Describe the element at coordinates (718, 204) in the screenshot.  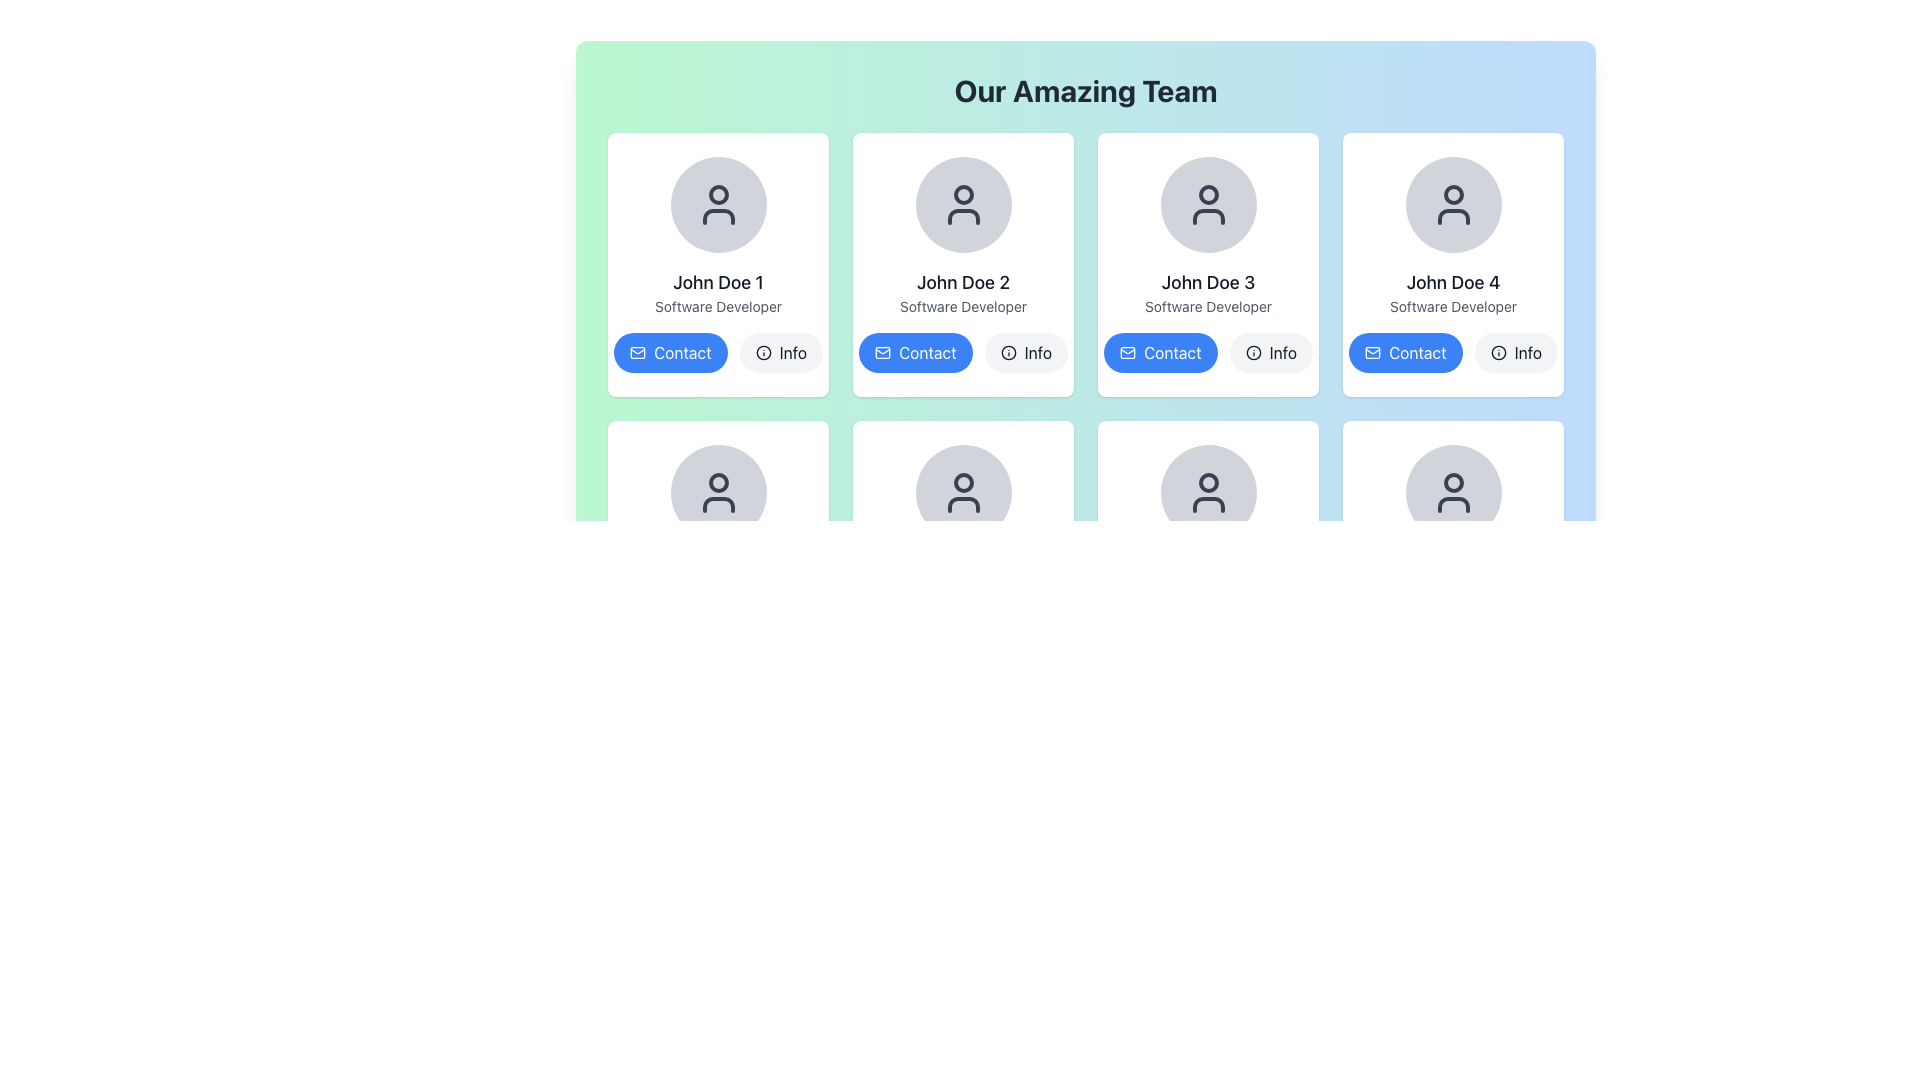
I see `the Profile Avatar element, which is a circular icon with a gray background and a user silhouette, located at the top center of the profile card for 'John Doe 1' in the 'Our Amazing Team' section` at that location.